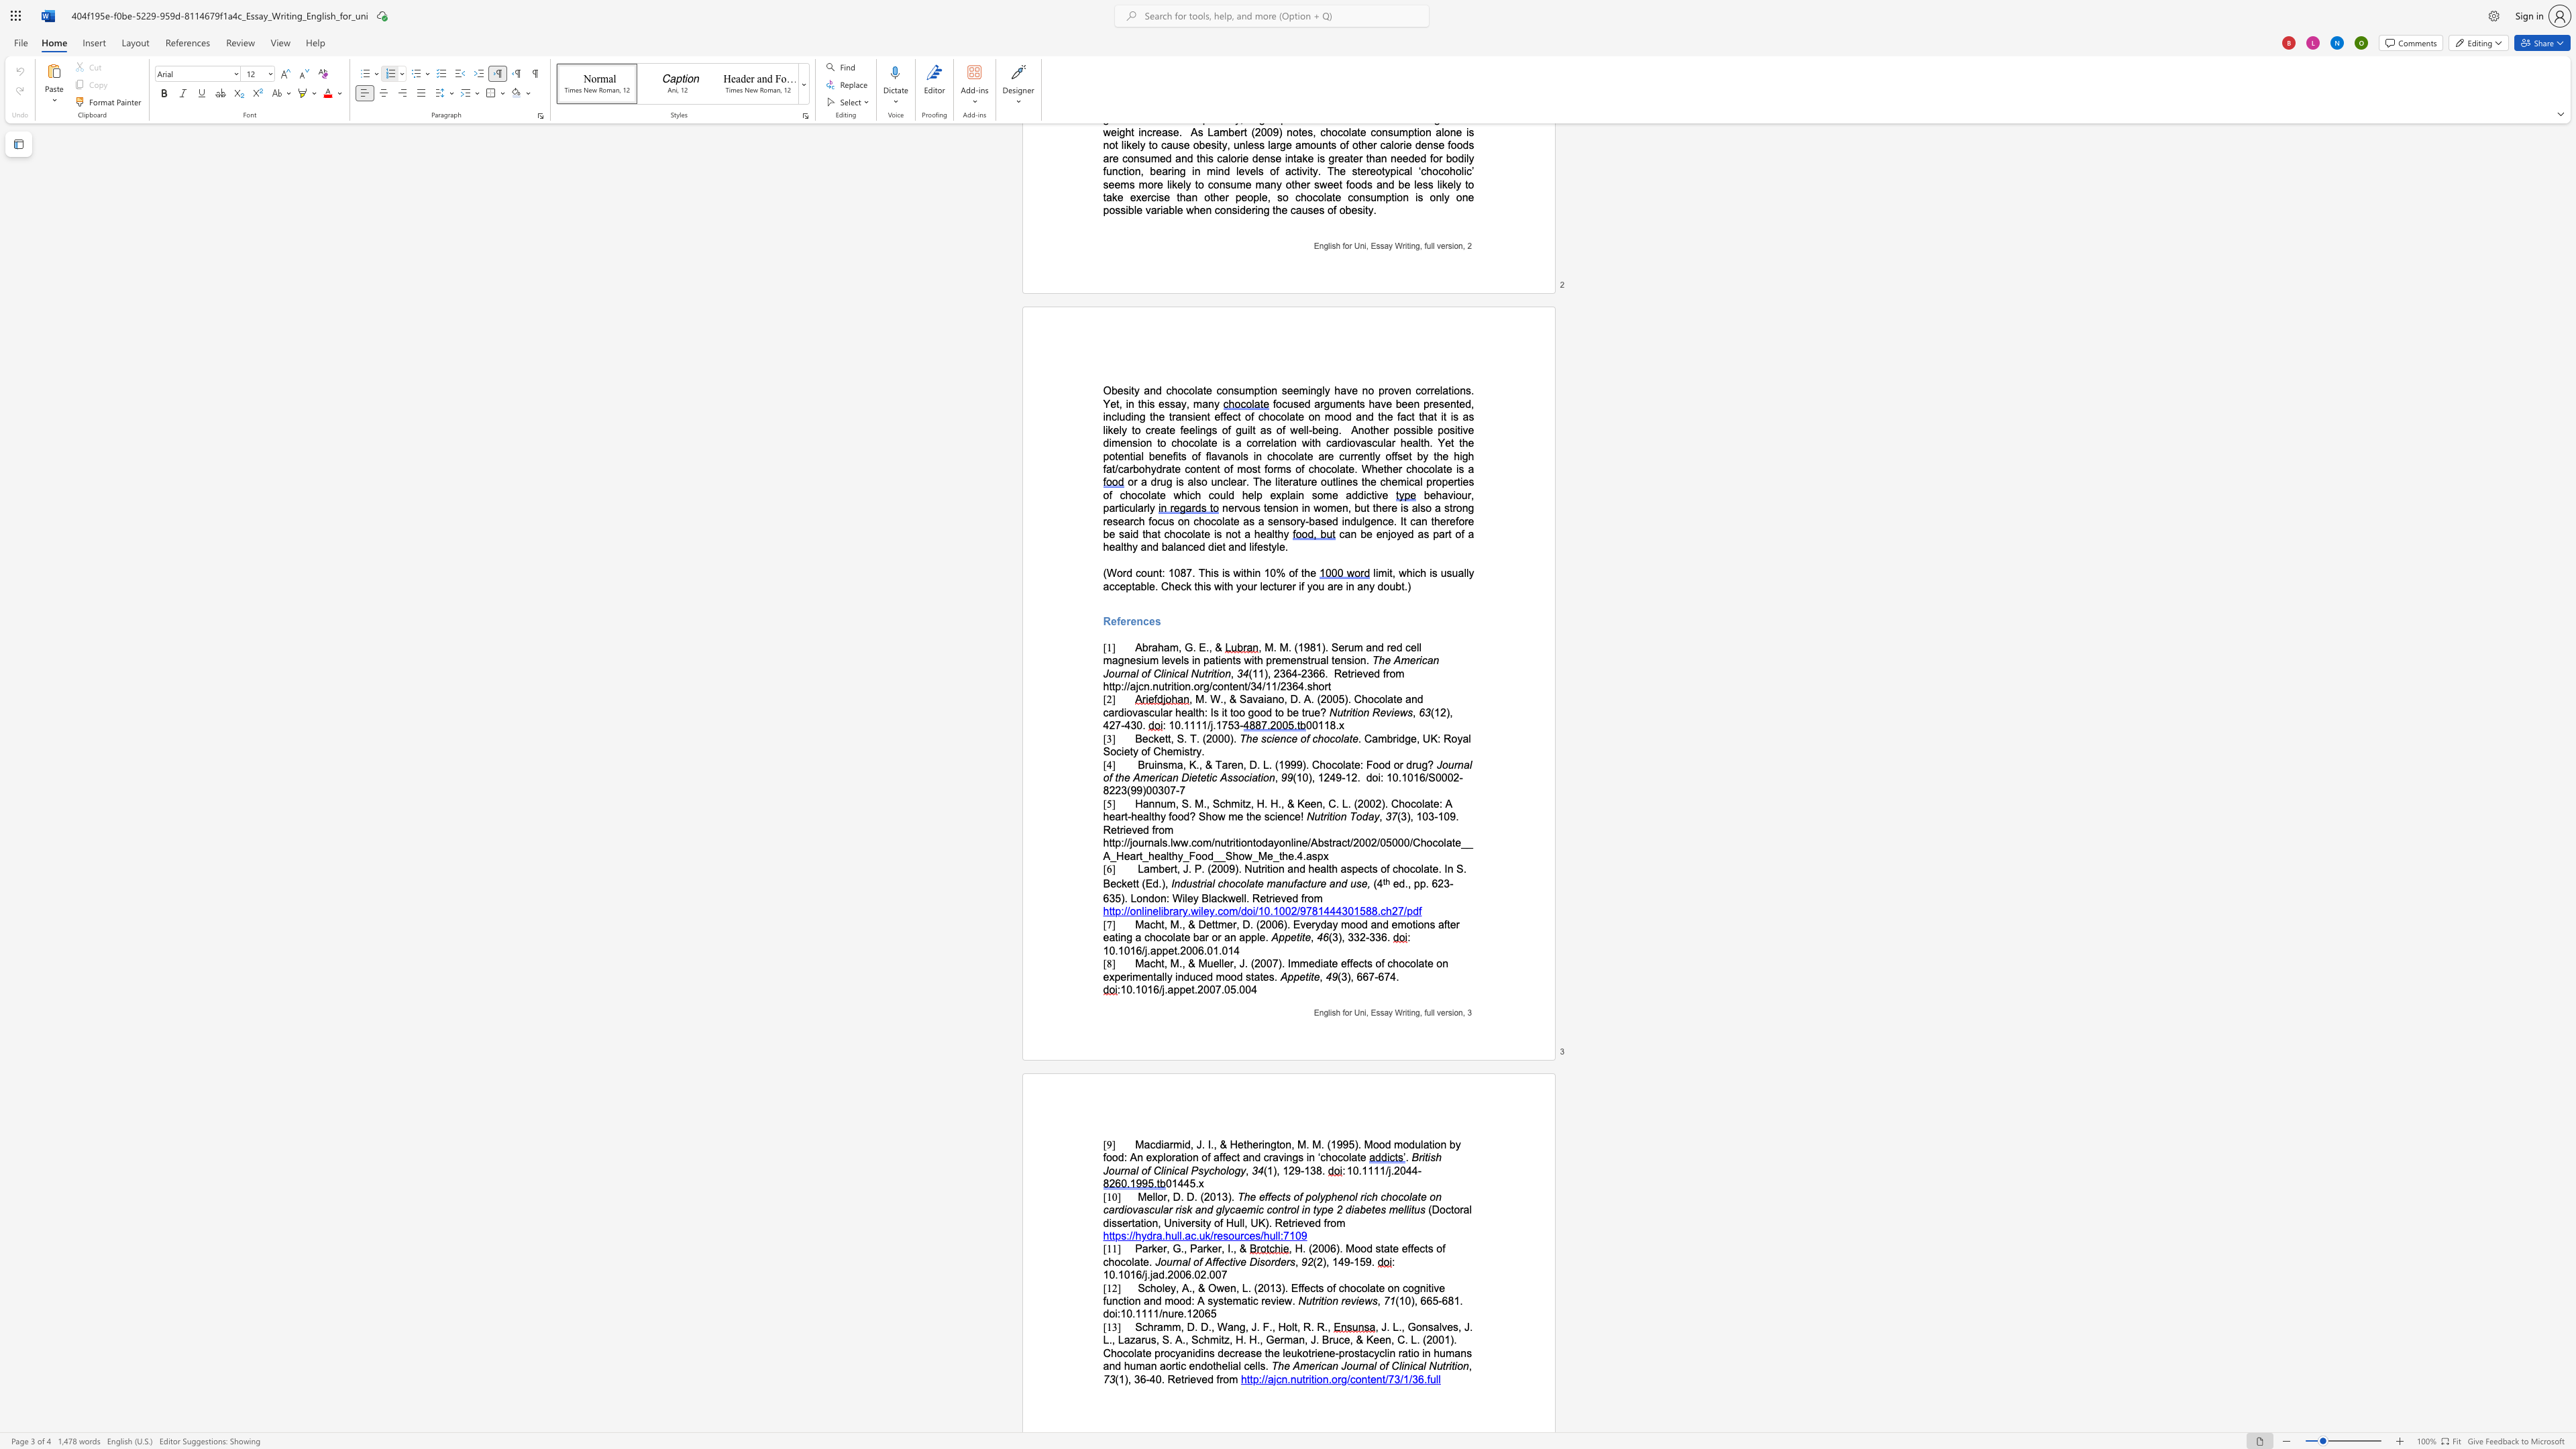 The width and height of the screenshot is (2576, 1449). I want to click on the 2th character "r" in the text, so click(1261, 867).